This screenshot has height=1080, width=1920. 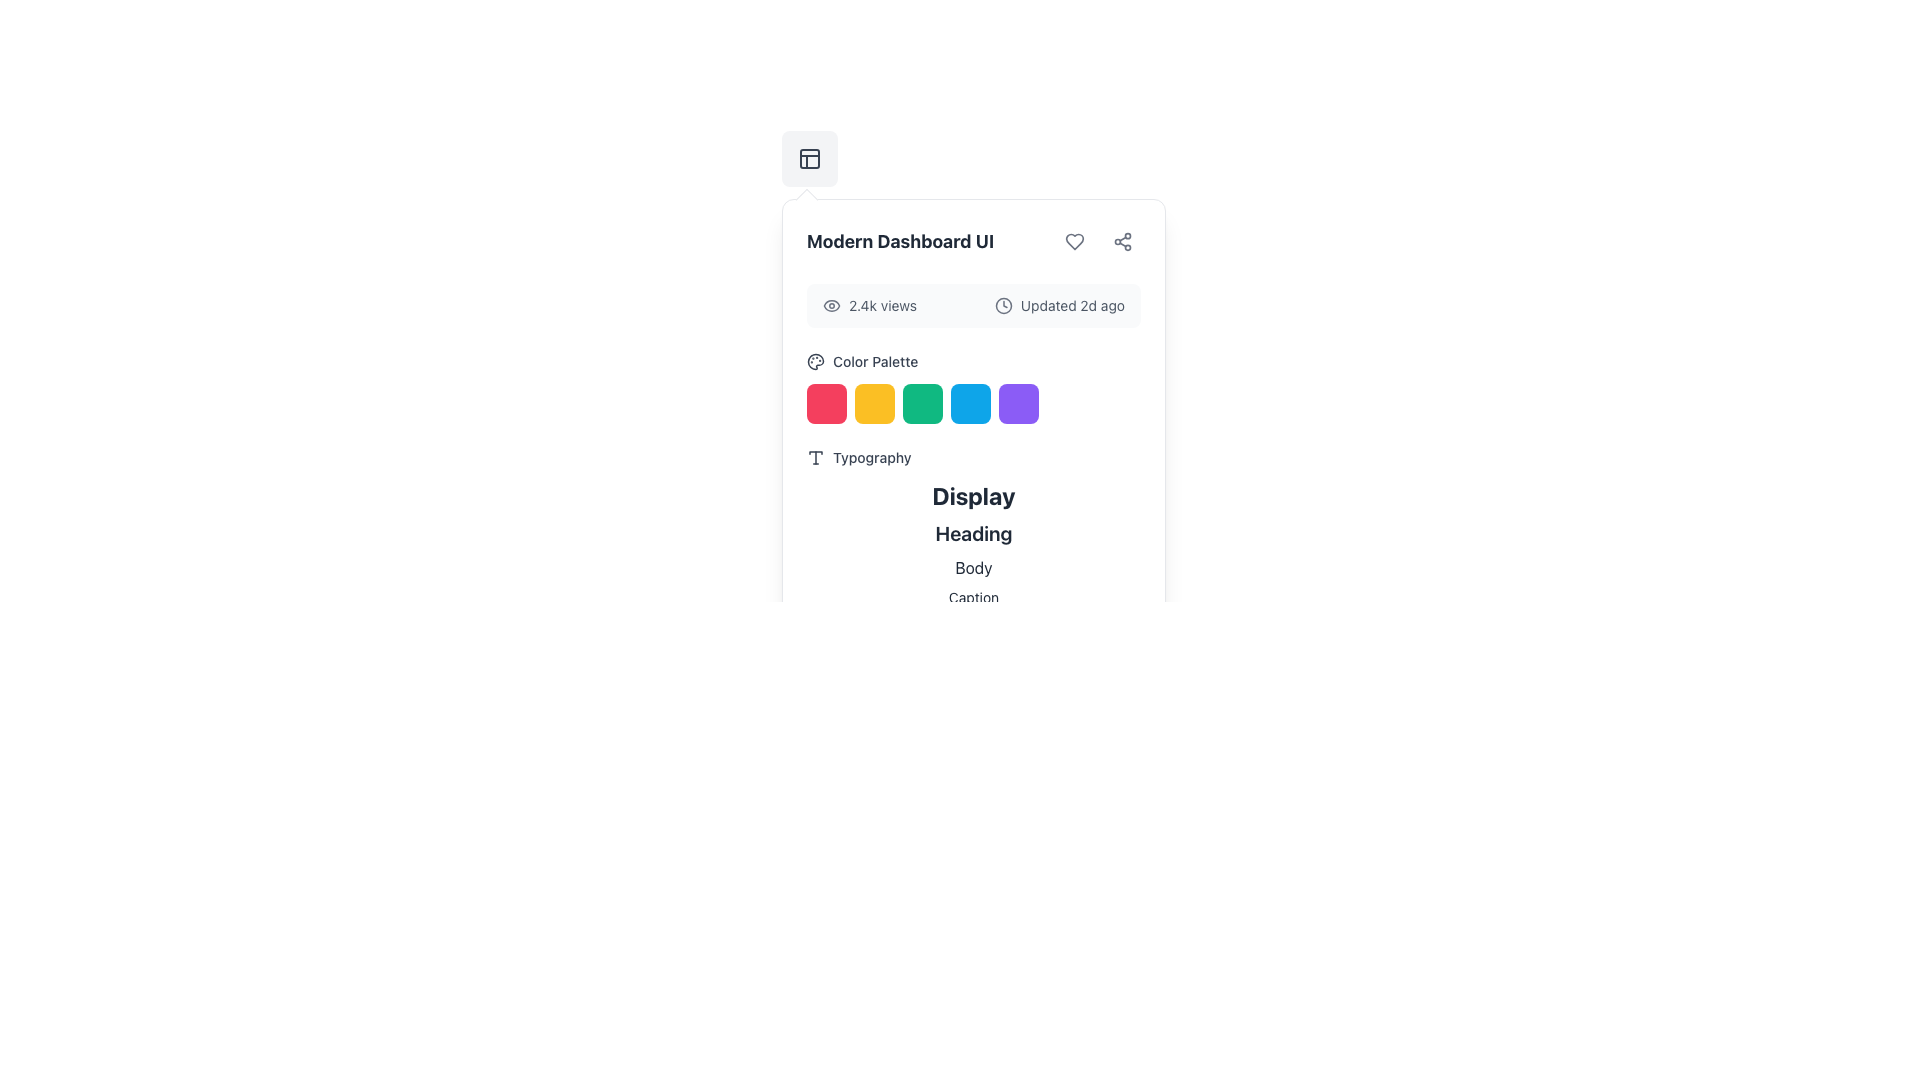 What do you see at coordinates (974, 495) in the screenshot?
I see `the 'Display' label, which is a large, bold text component located centrally near the top of the layout, above the 'Heading' text` at bounding box center [974, 495].